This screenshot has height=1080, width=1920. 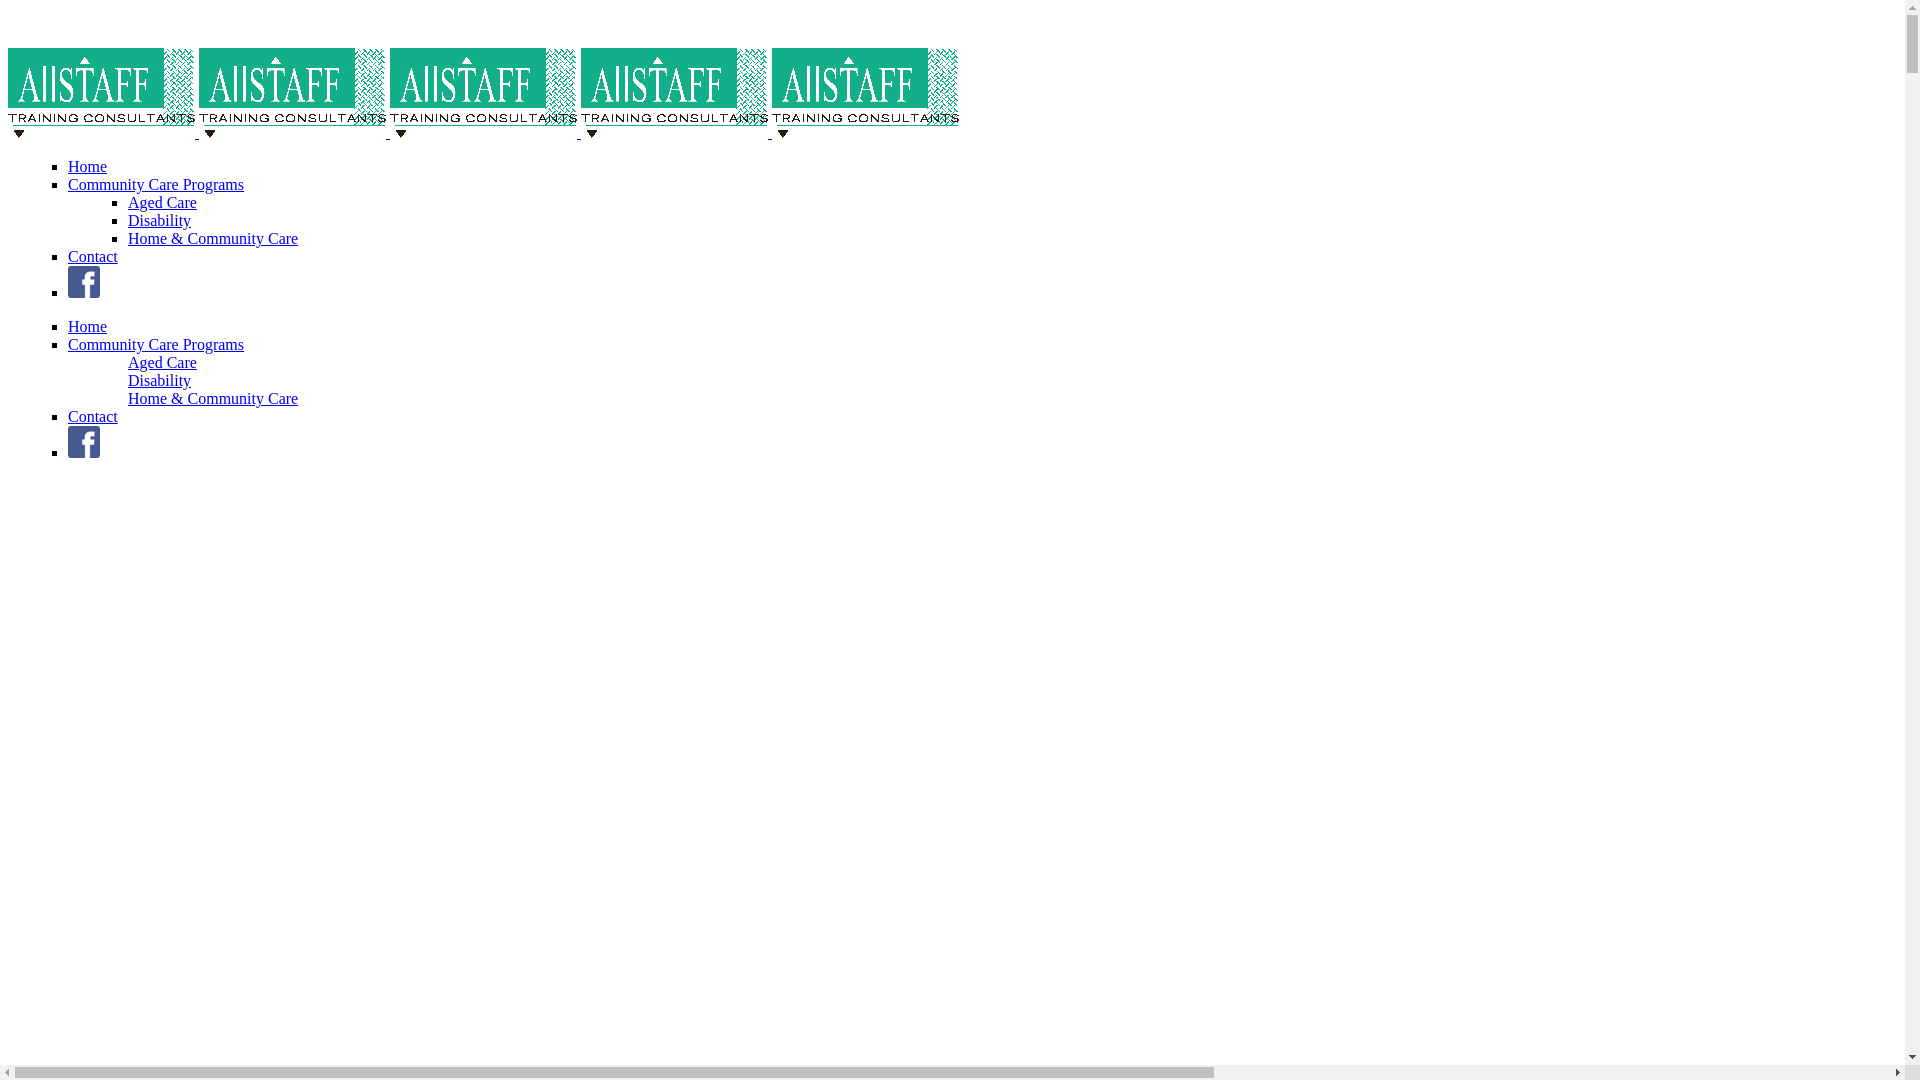 What do you see at coordinates (212, 237) in the screenshot?
I see `'Home & Community Care'` at bounding box center [212, 237].